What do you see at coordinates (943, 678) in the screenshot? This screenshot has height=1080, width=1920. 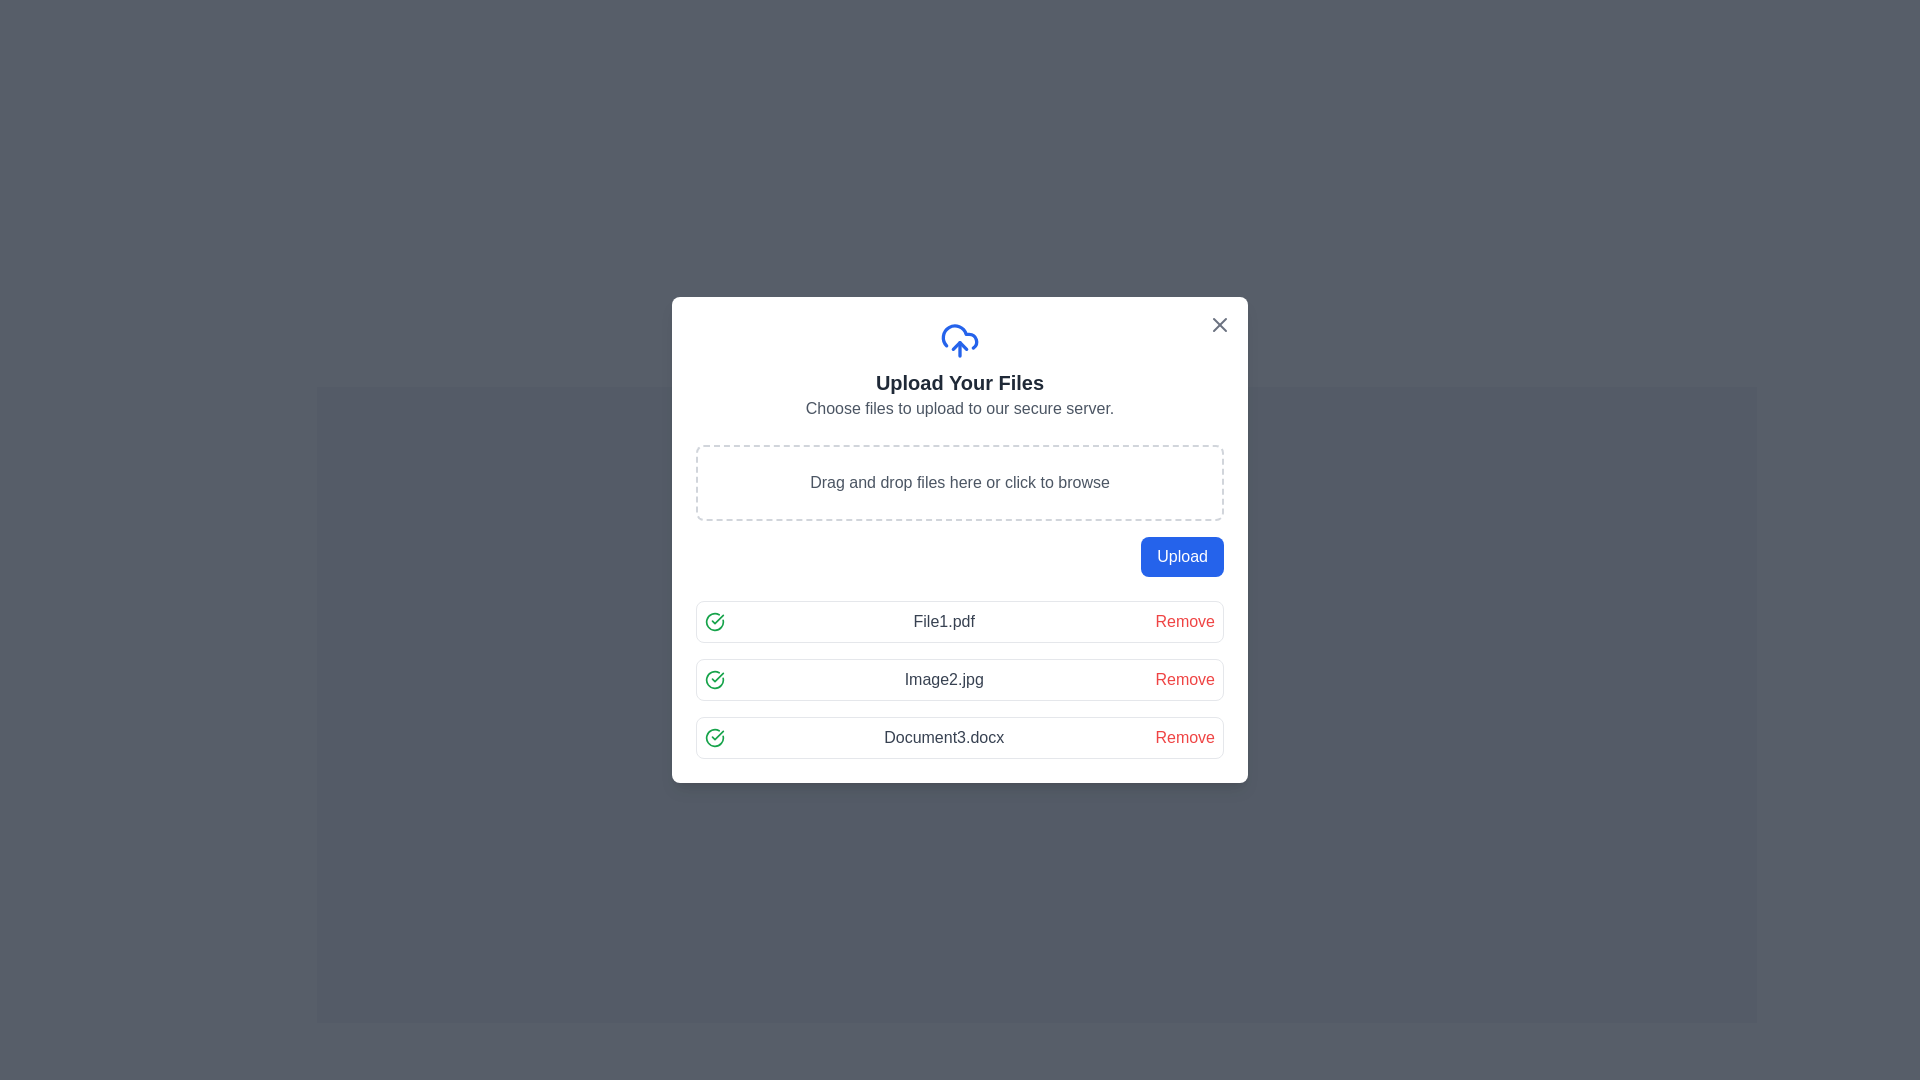 I see `the text label displaying 'Image2.jpg'` at bounding box center [943, 678].